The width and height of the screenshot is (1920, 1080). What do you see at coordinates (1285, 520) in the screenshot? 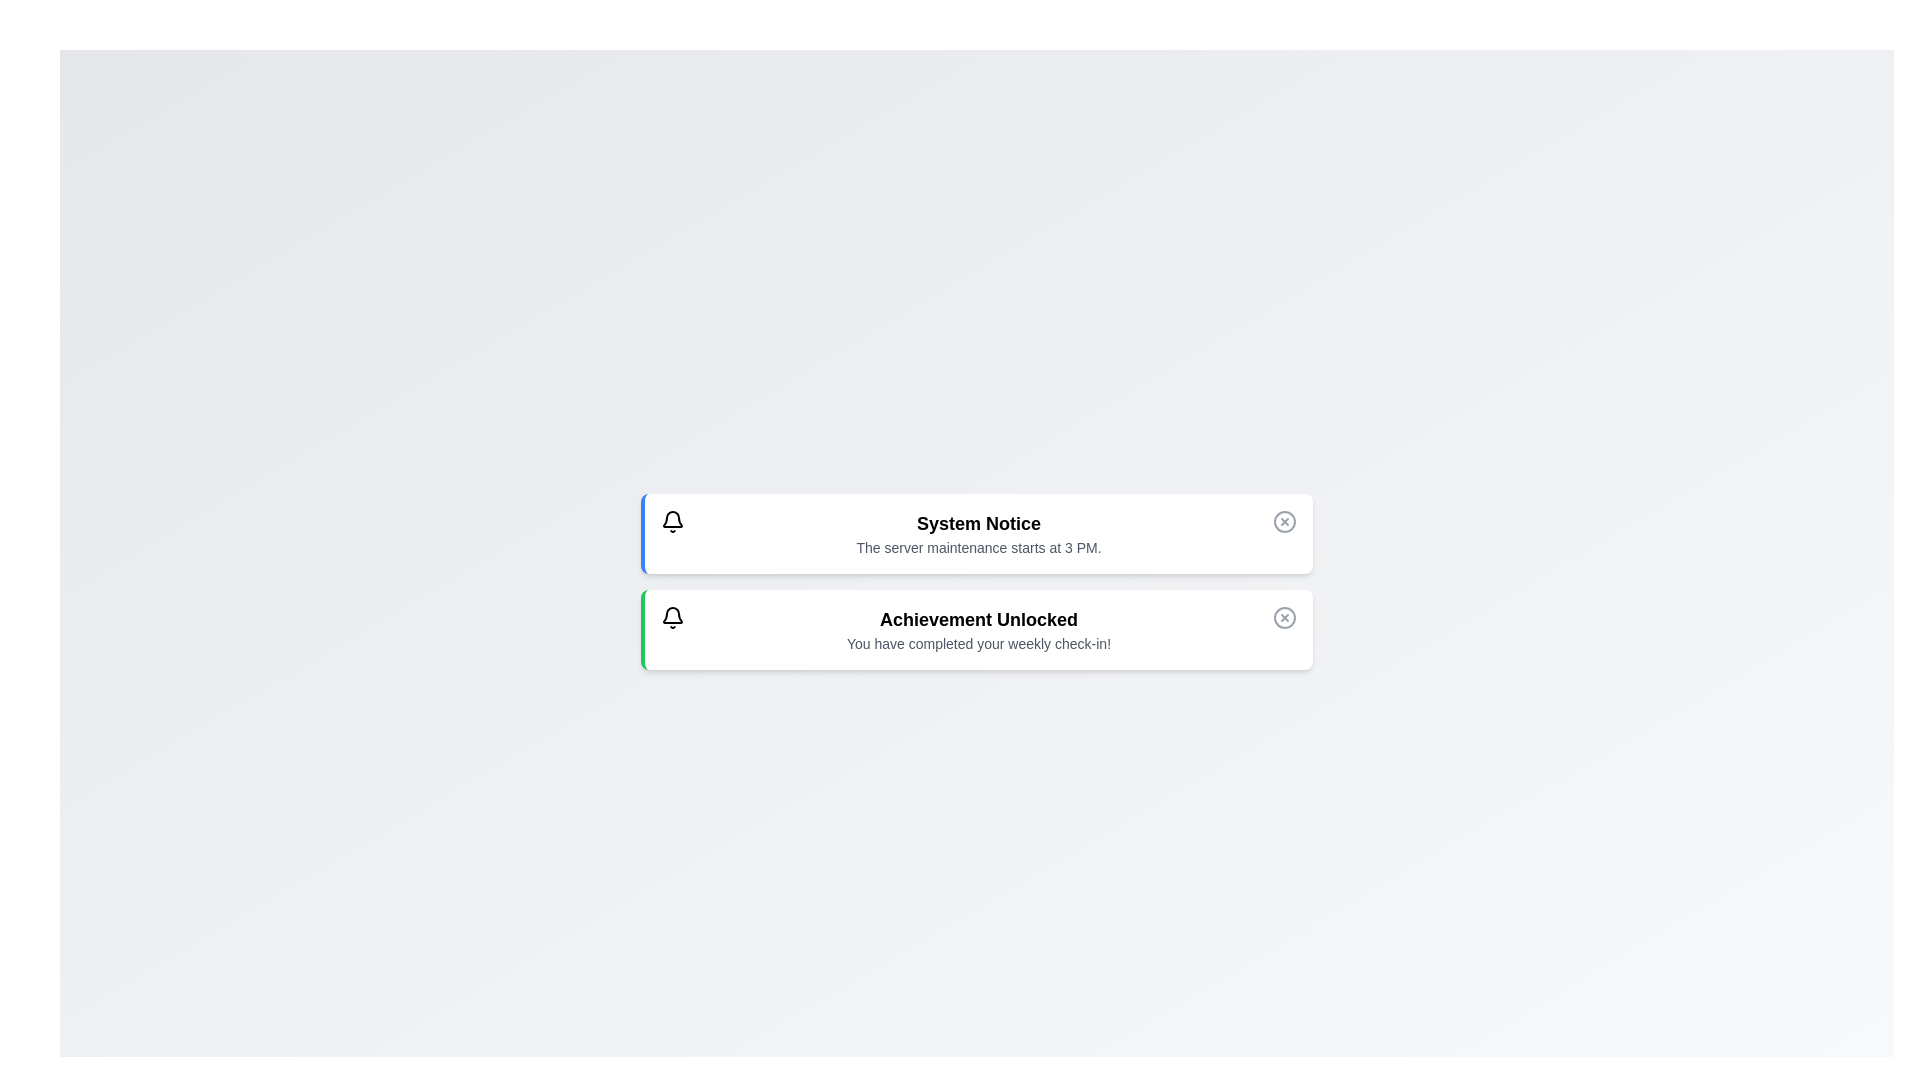
I see `close icon of the notification with title 'System Notice'` at bounding box center [1285, 520].